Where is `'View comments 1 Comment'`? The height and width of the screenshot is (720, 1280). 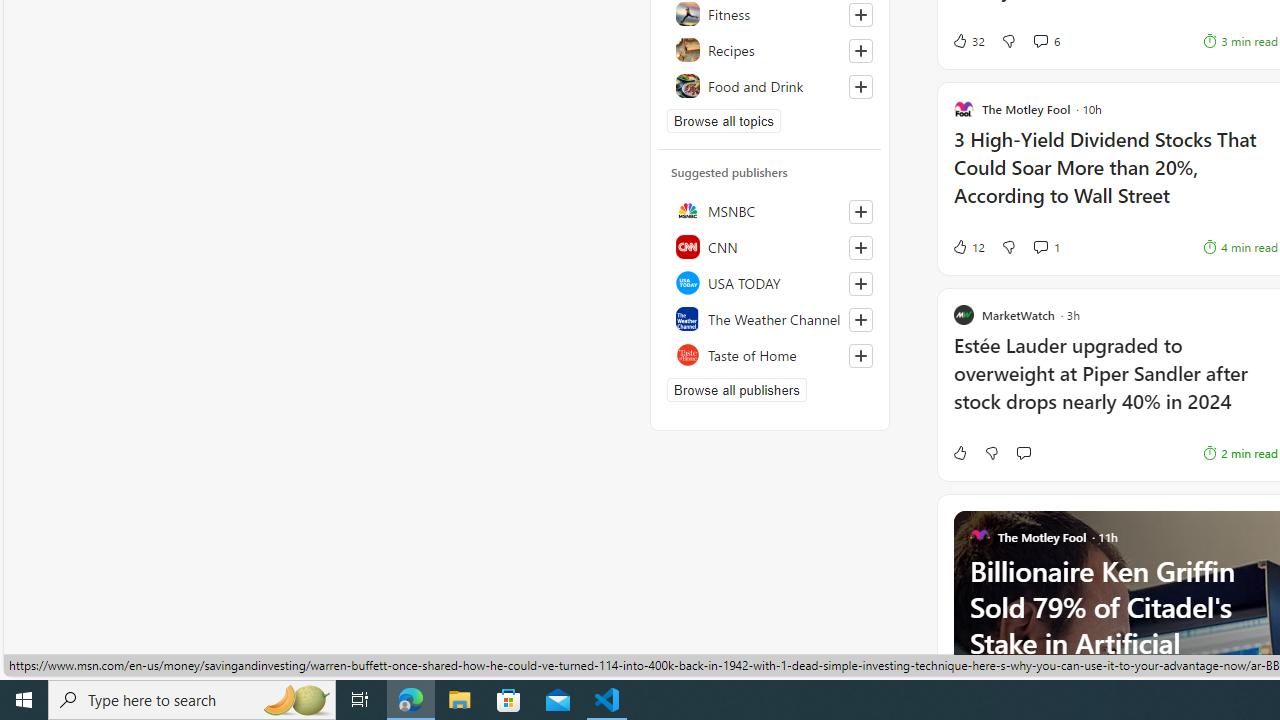 'View comments 1 Comment' is located at coordinates (1040, 245).